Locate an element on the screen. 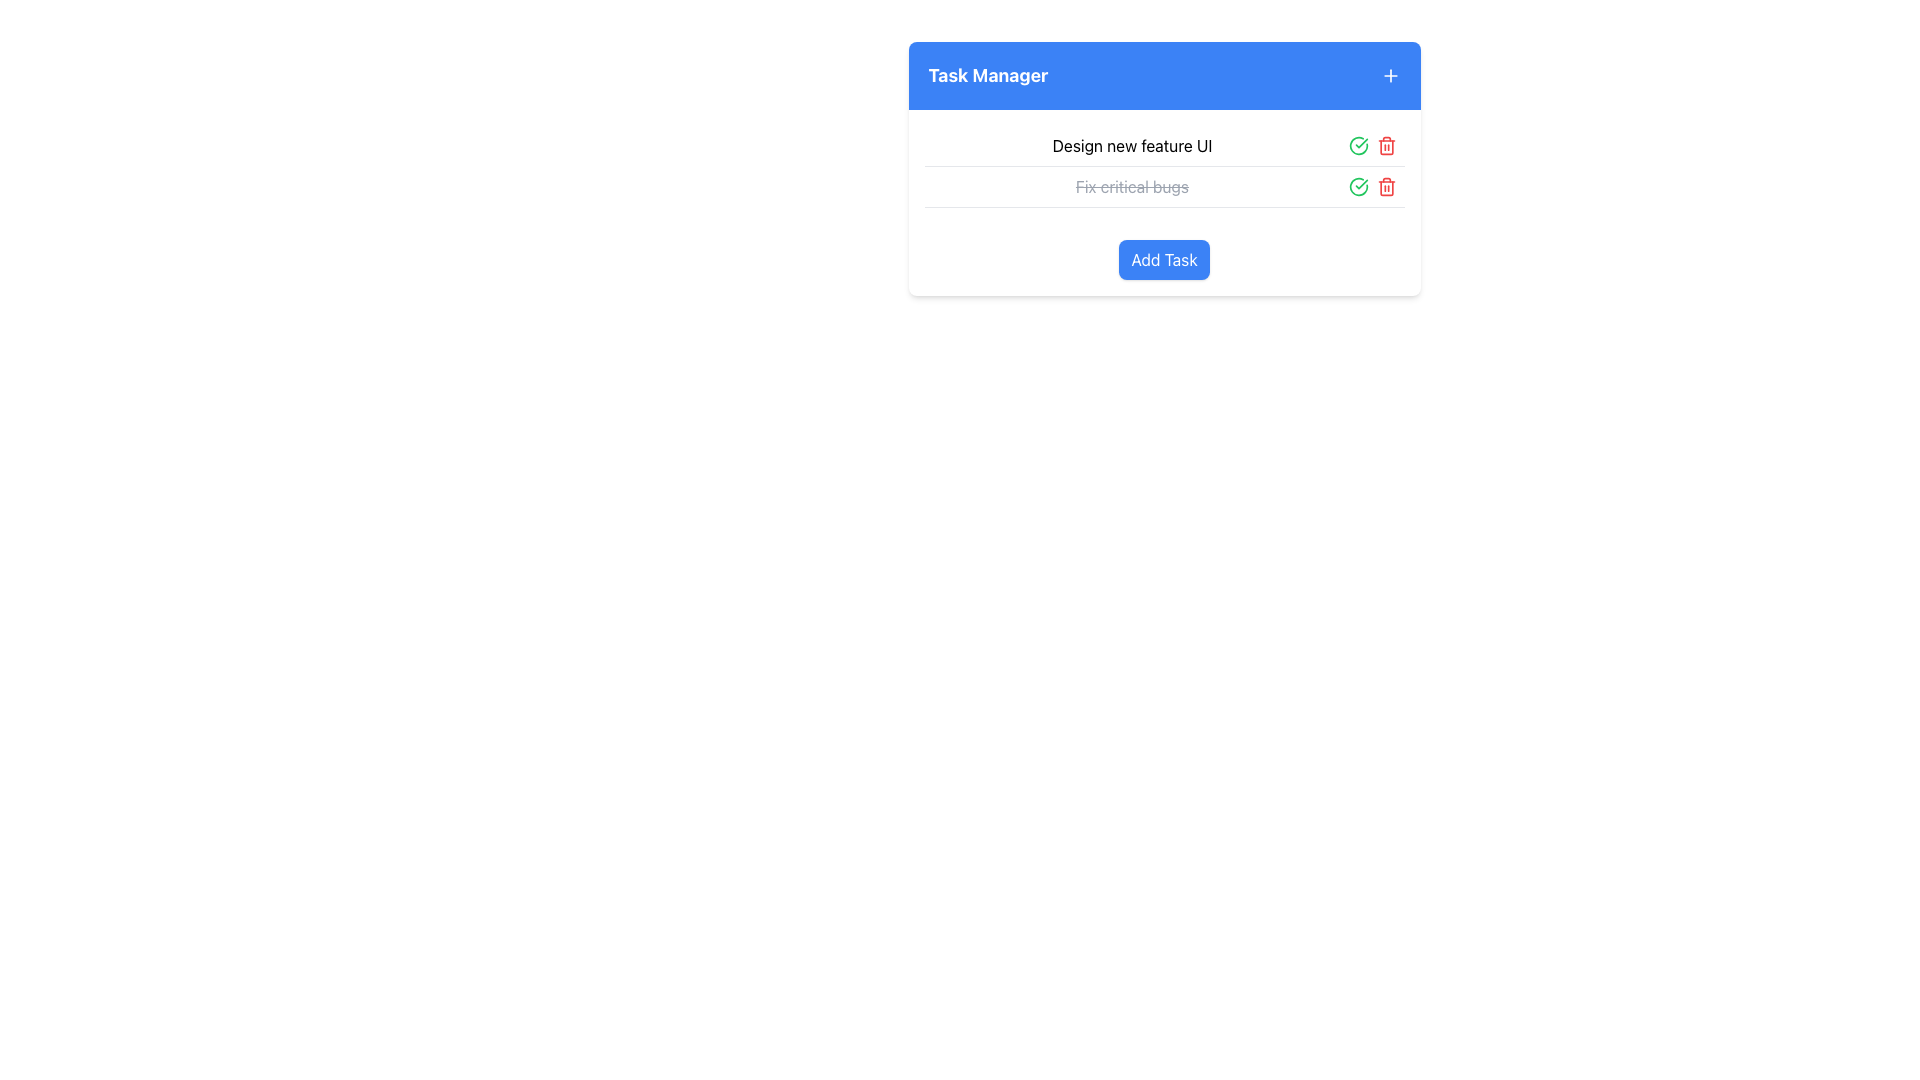 This screenshot has width=1920, height=1080. the text label displaying 'Design new feature UI' in plain black text on a white background, which is part of the task management interface is located at coordinates (1132, 145).